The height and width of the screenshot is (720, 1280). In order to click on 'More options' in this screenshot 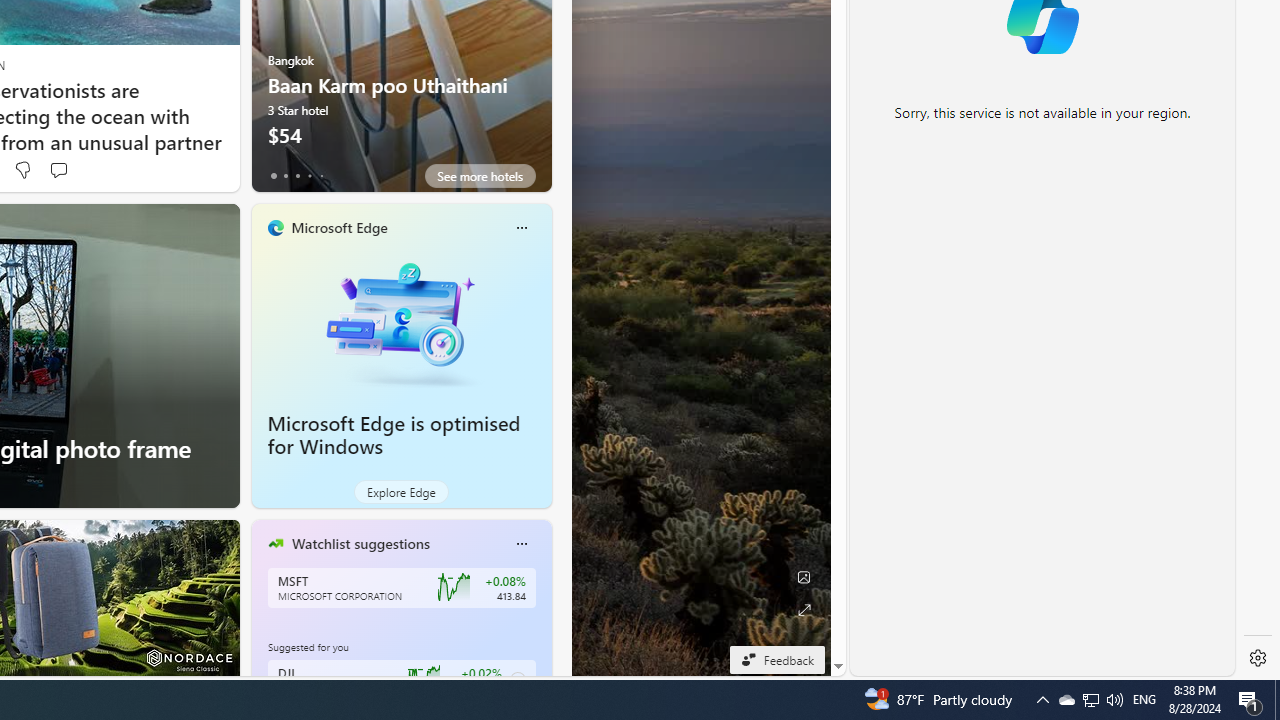, I will do `click(521, 543)`.